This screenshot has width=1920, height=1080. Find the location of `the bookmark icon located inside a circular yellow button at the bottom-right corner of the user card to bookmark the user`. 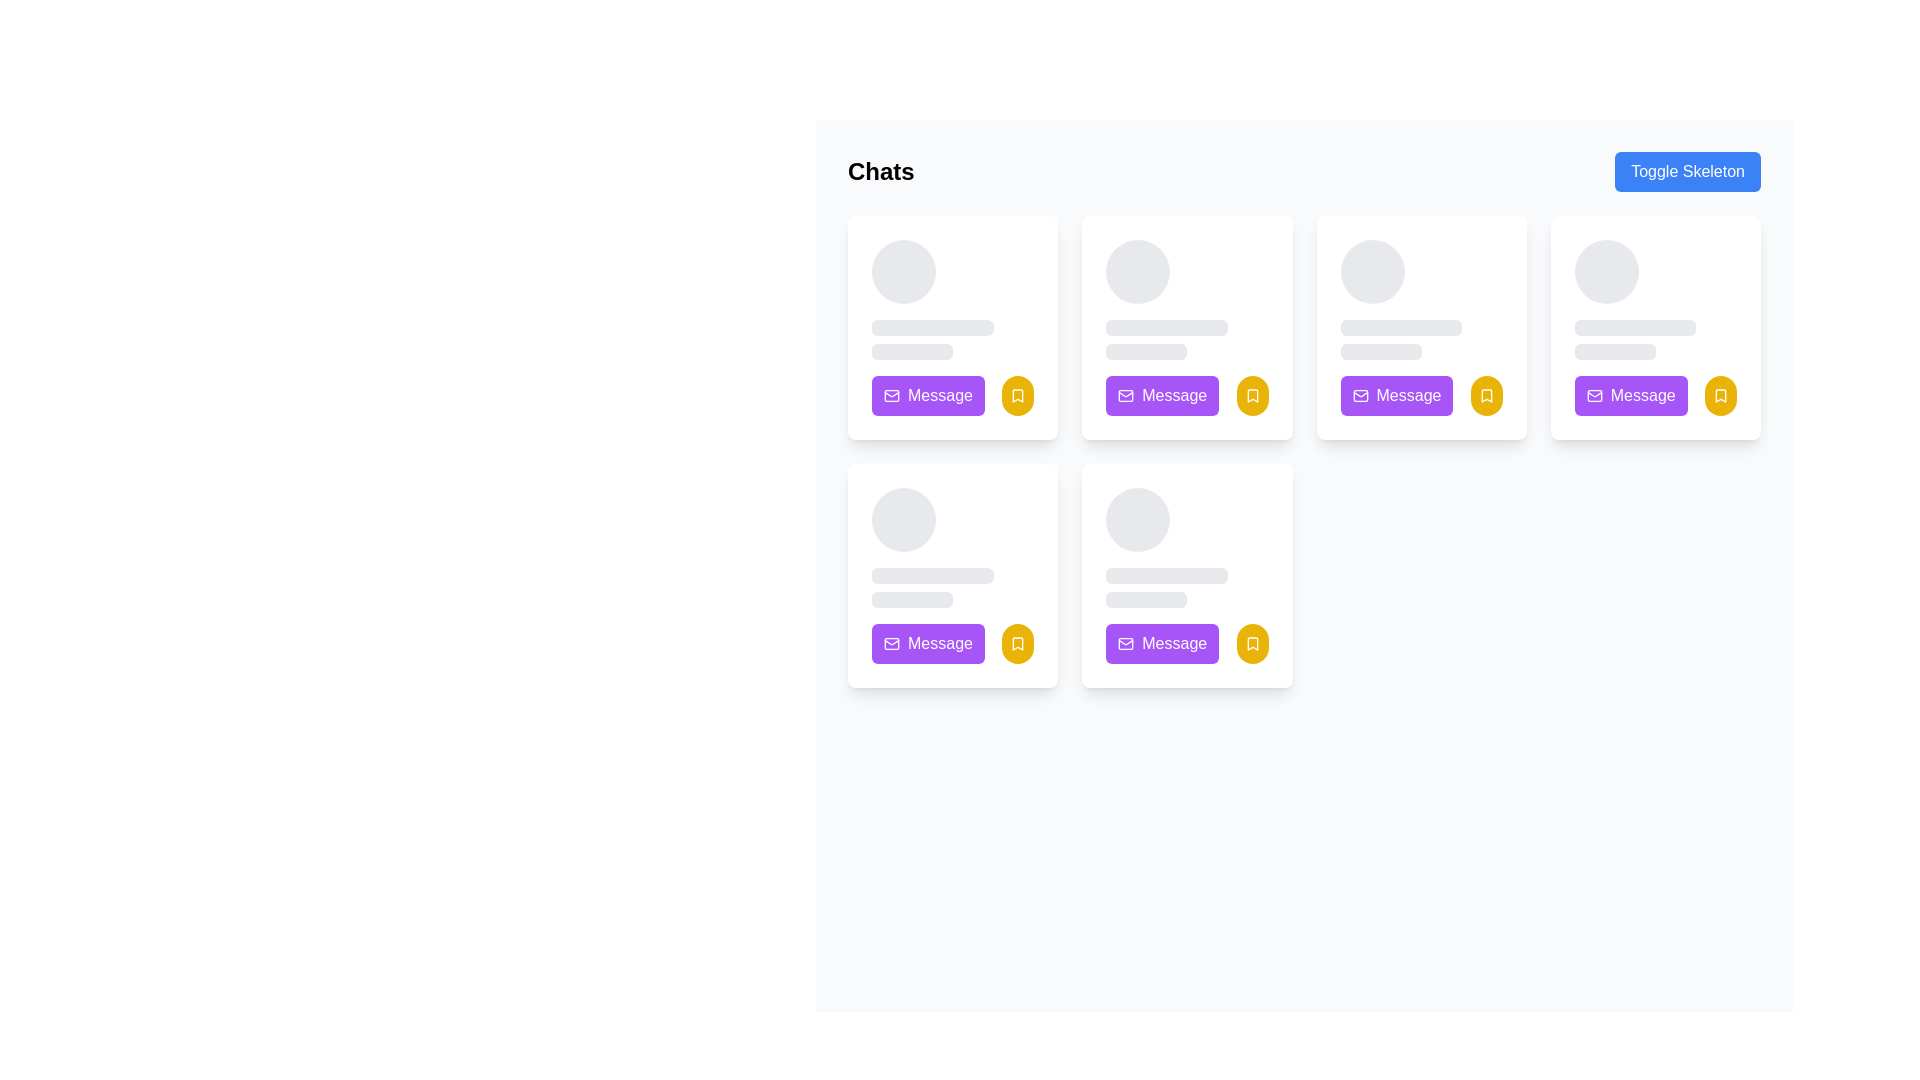

the bookmark icon located inside a circular yellow button at the bottom-right corner of the user card to bookmark the user is located at coordinates (1018, 396).